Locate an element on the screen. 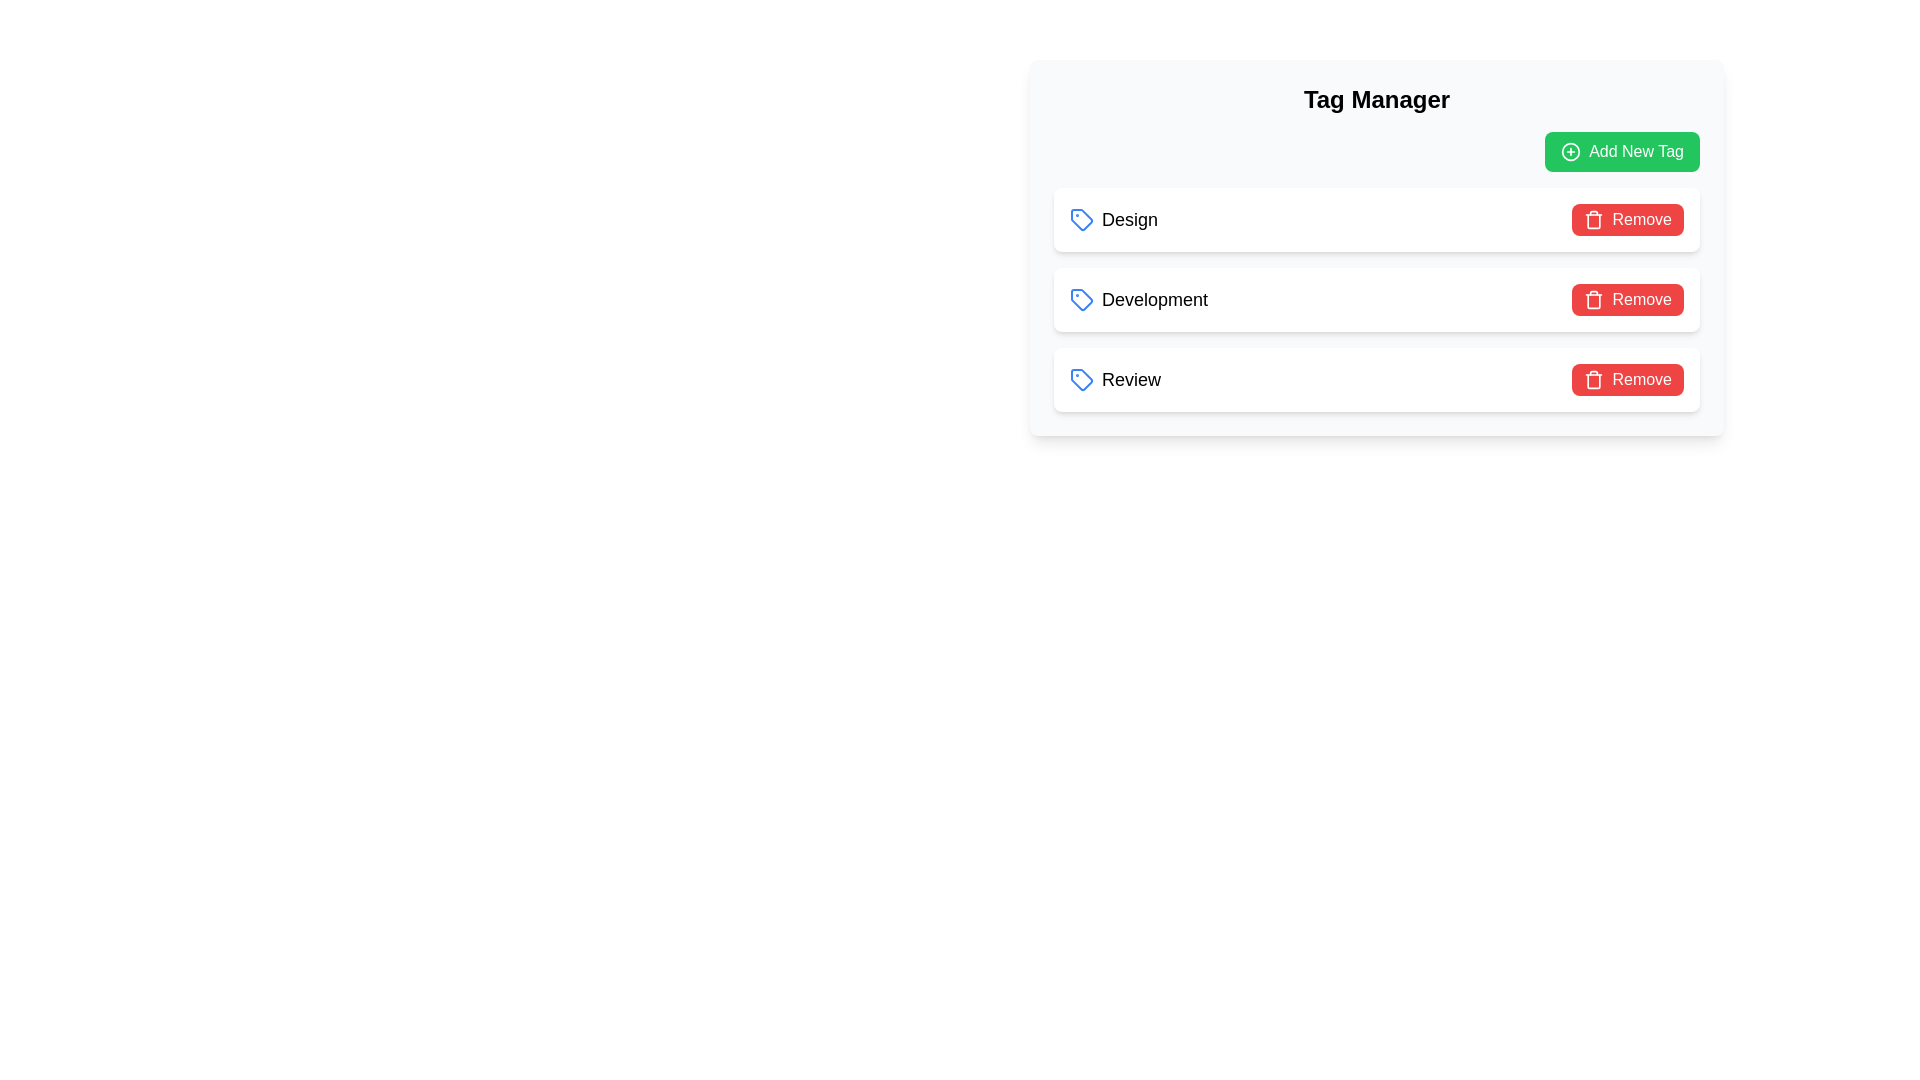 Image resolution: width=1920 pixels, height=1080 pixels. the 'Review' label, which is a medium-sized bold text positioned on the right side of a blue-colored tag icon, located in the third row under the 'Tag Manager' header is located at coordinates (1131, 380).